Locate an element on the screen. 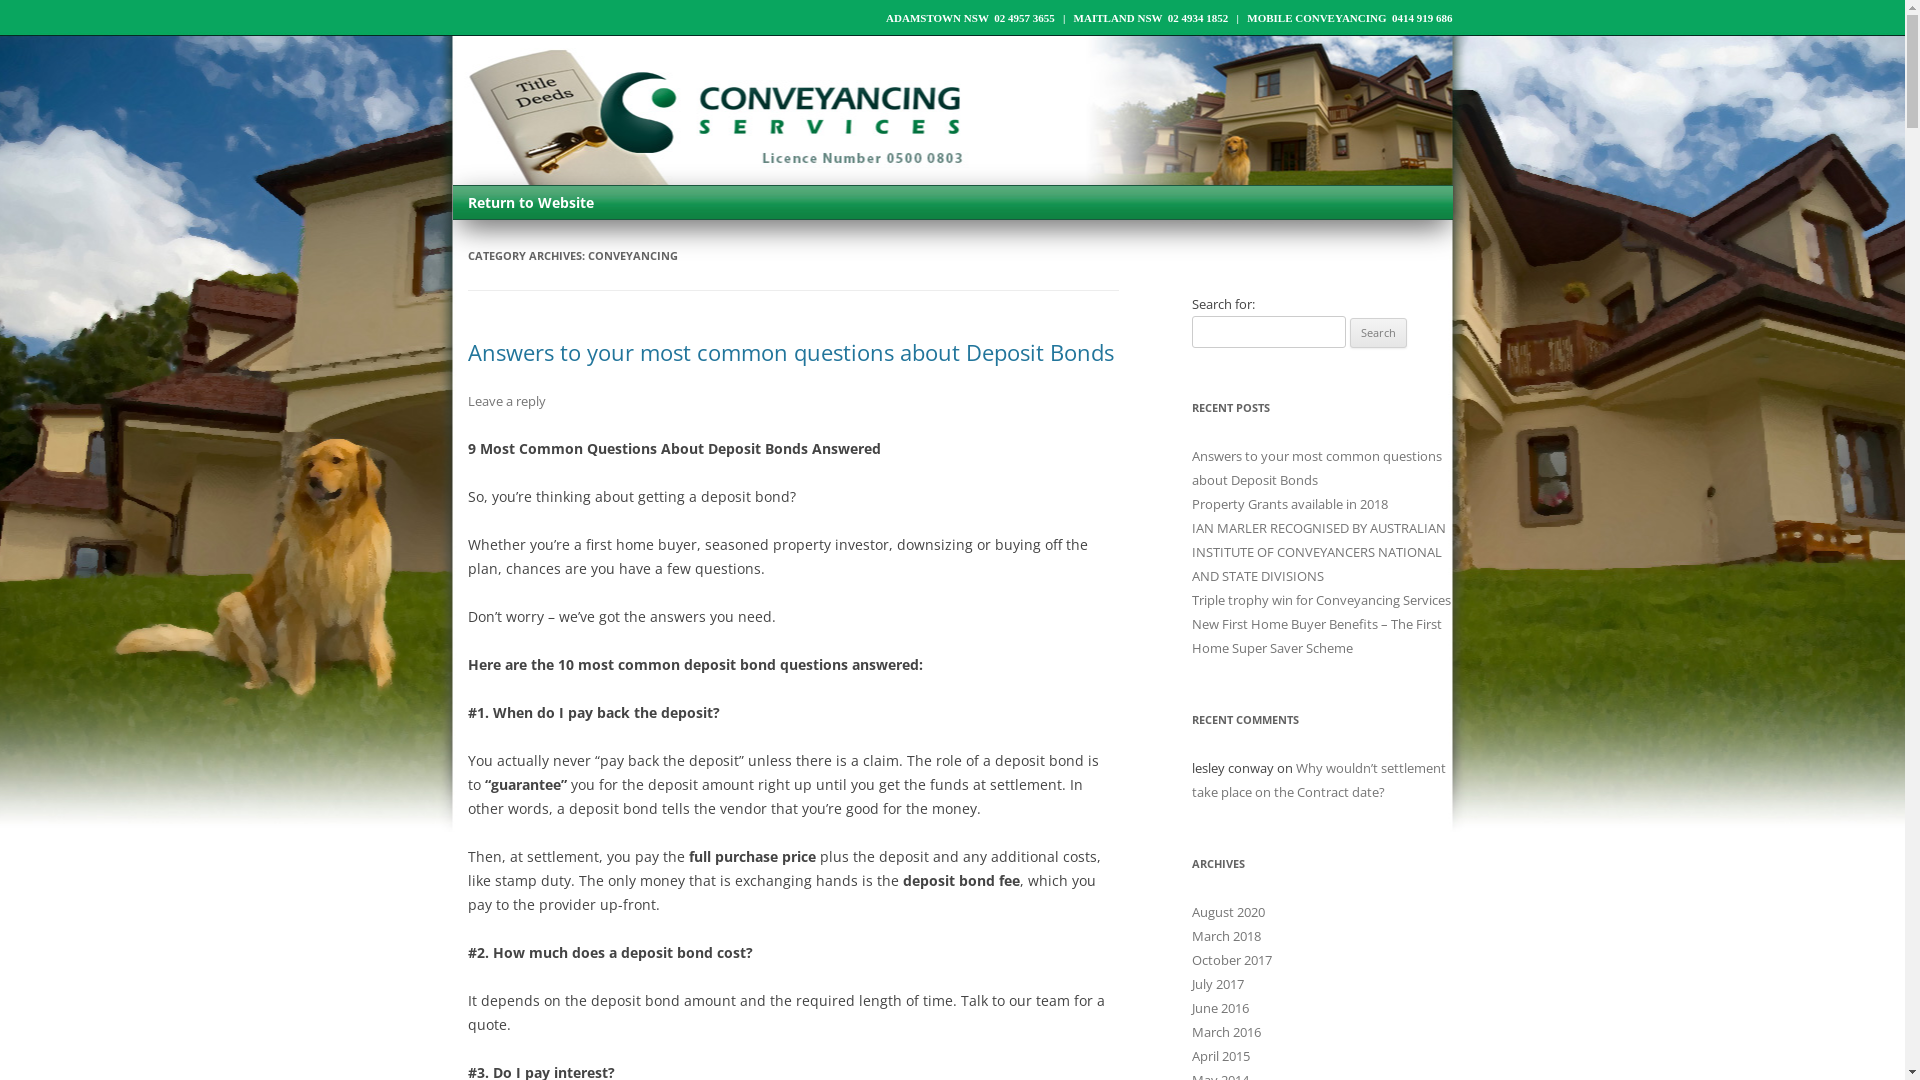  'Return to Website' is located at coordinates (529, 202).